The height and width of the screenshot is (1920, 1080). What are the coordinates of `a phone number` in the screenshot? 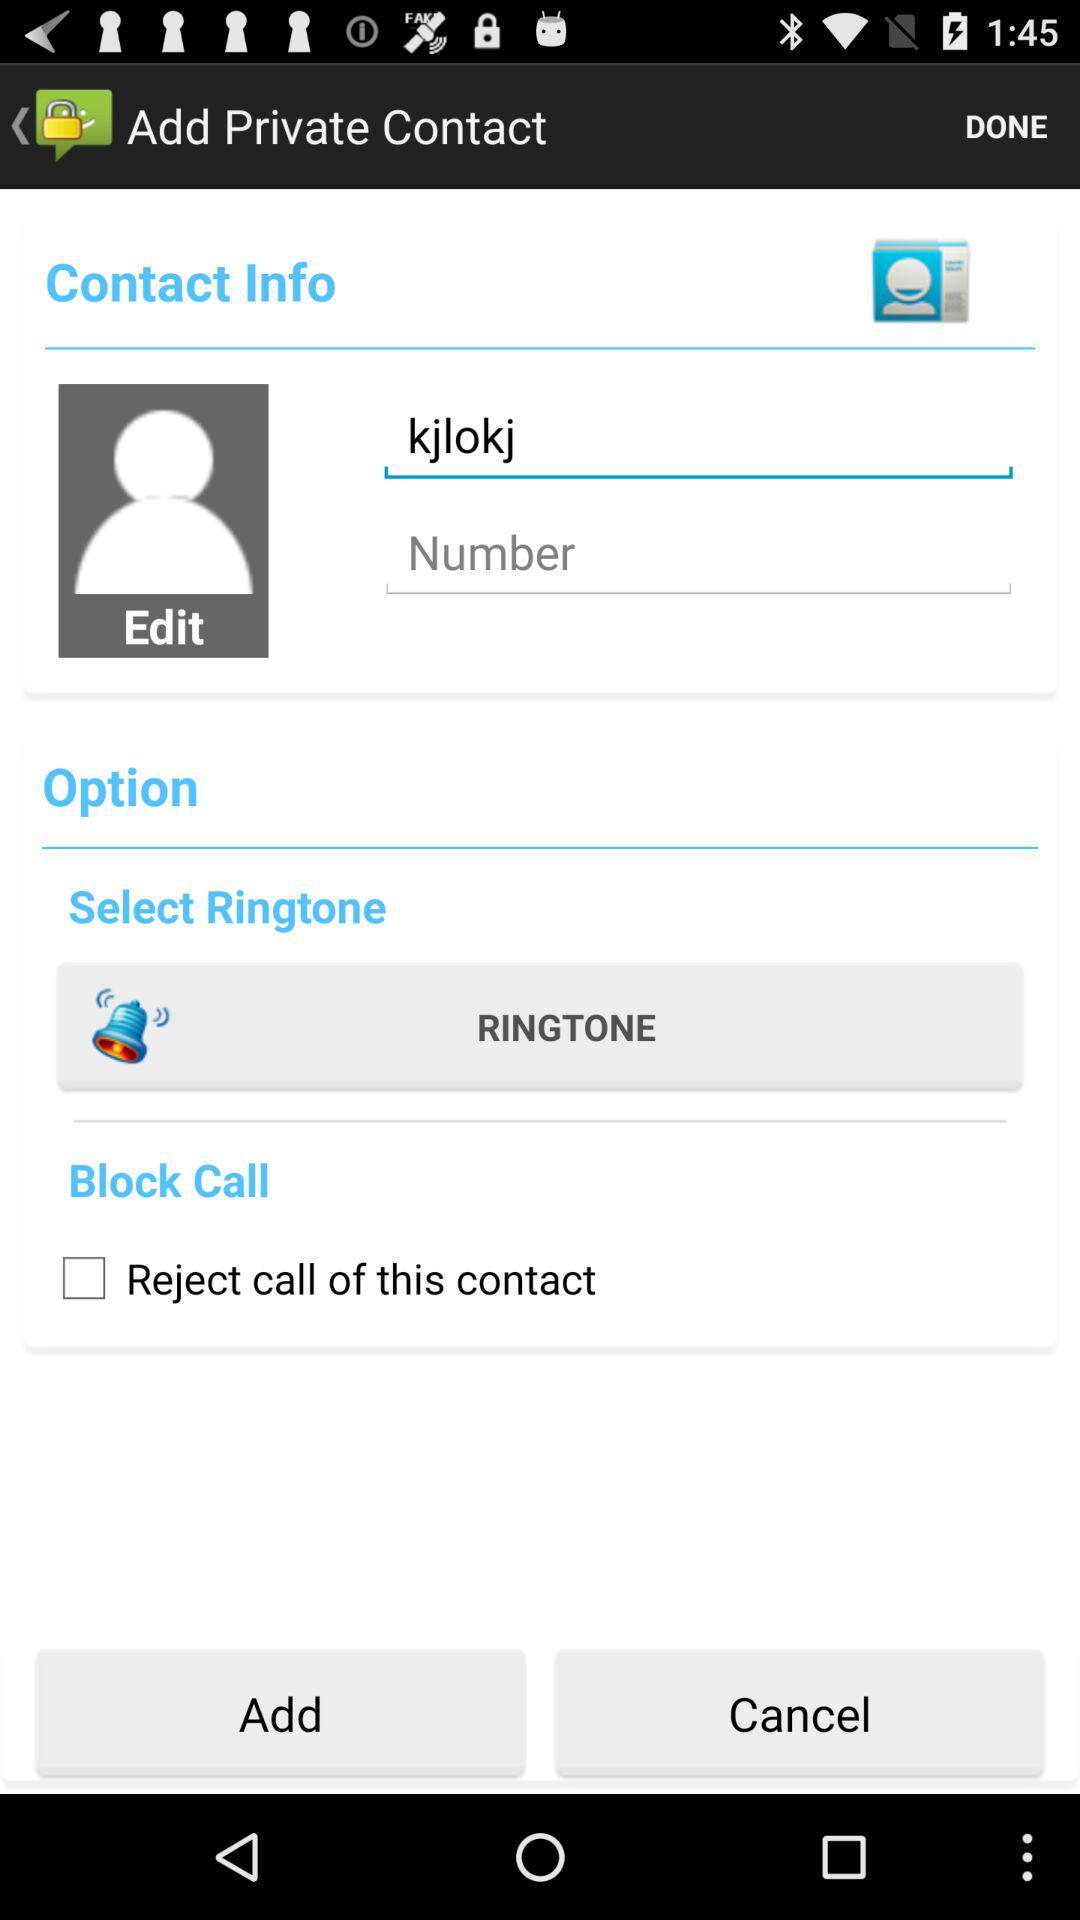 It's located at (697, 552).